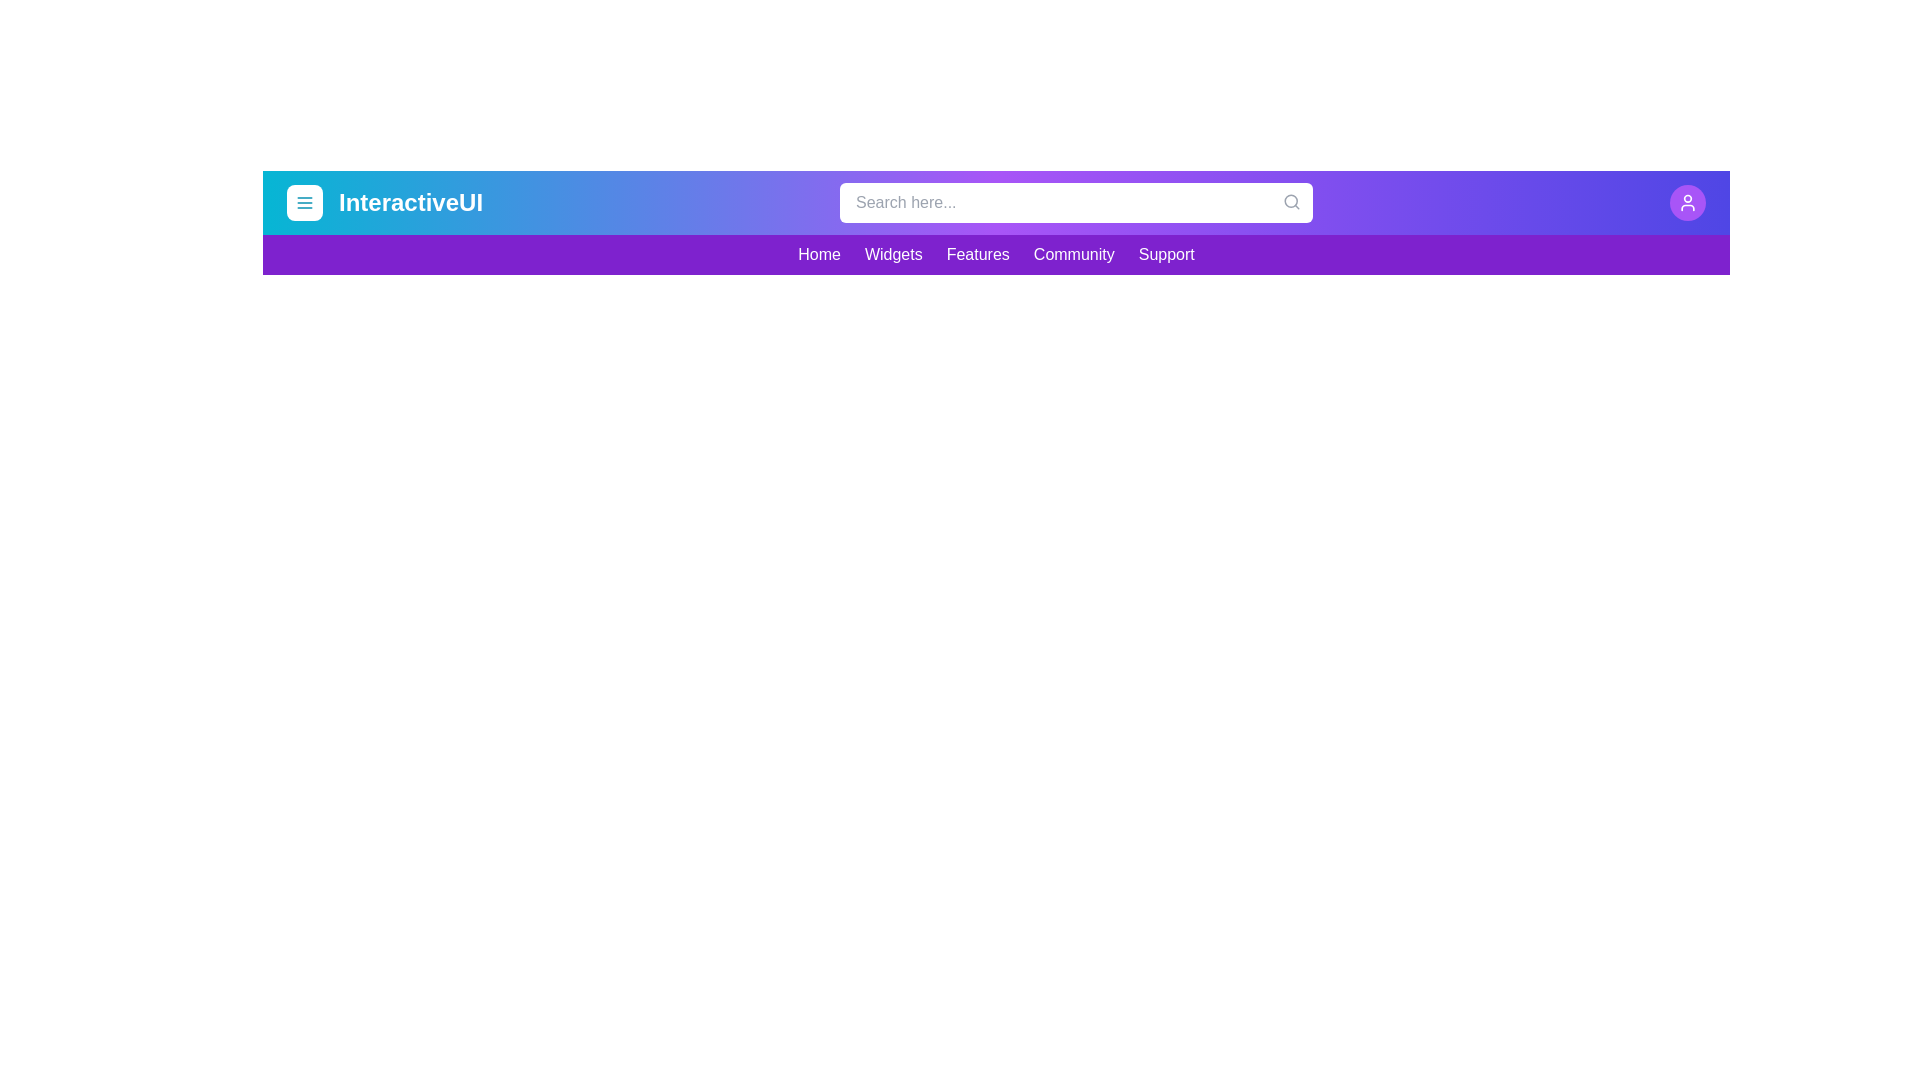  I want to click on the menu button to toggle the menu open or closed, so click(304, 203).